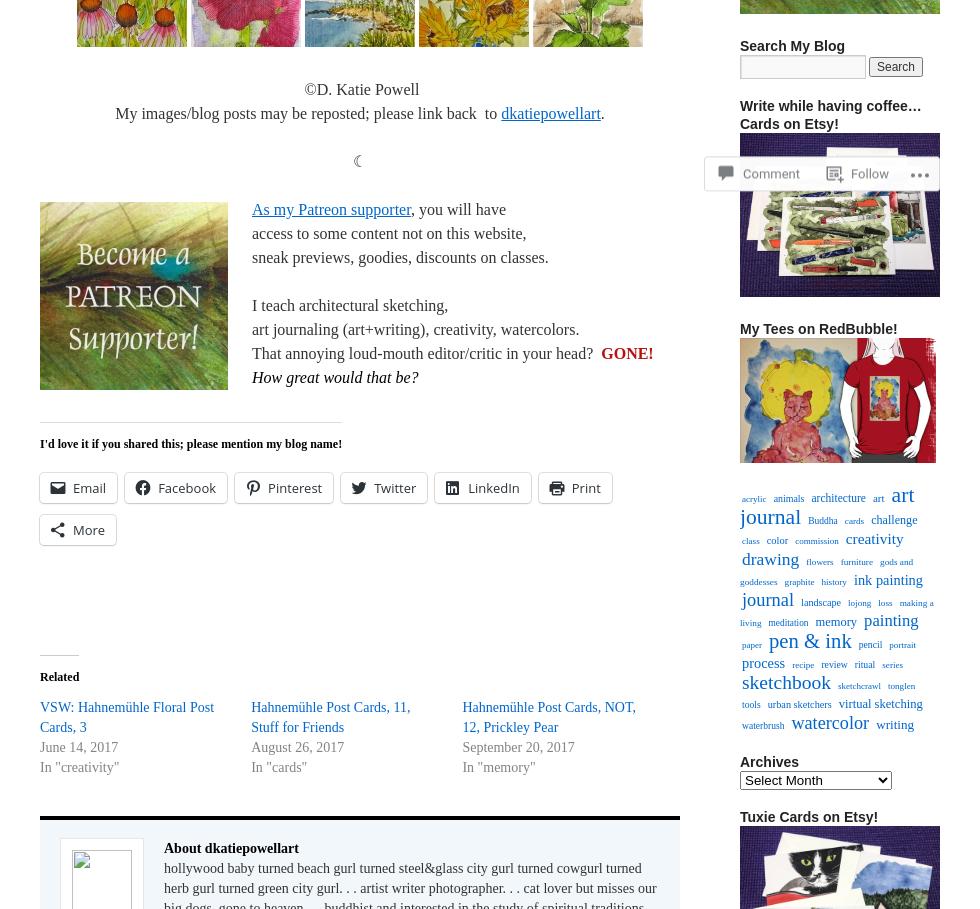  What do you see at coordinates (859, 603) in the screenshot?
I see `'lojong'` at bounding box center [859, 603].